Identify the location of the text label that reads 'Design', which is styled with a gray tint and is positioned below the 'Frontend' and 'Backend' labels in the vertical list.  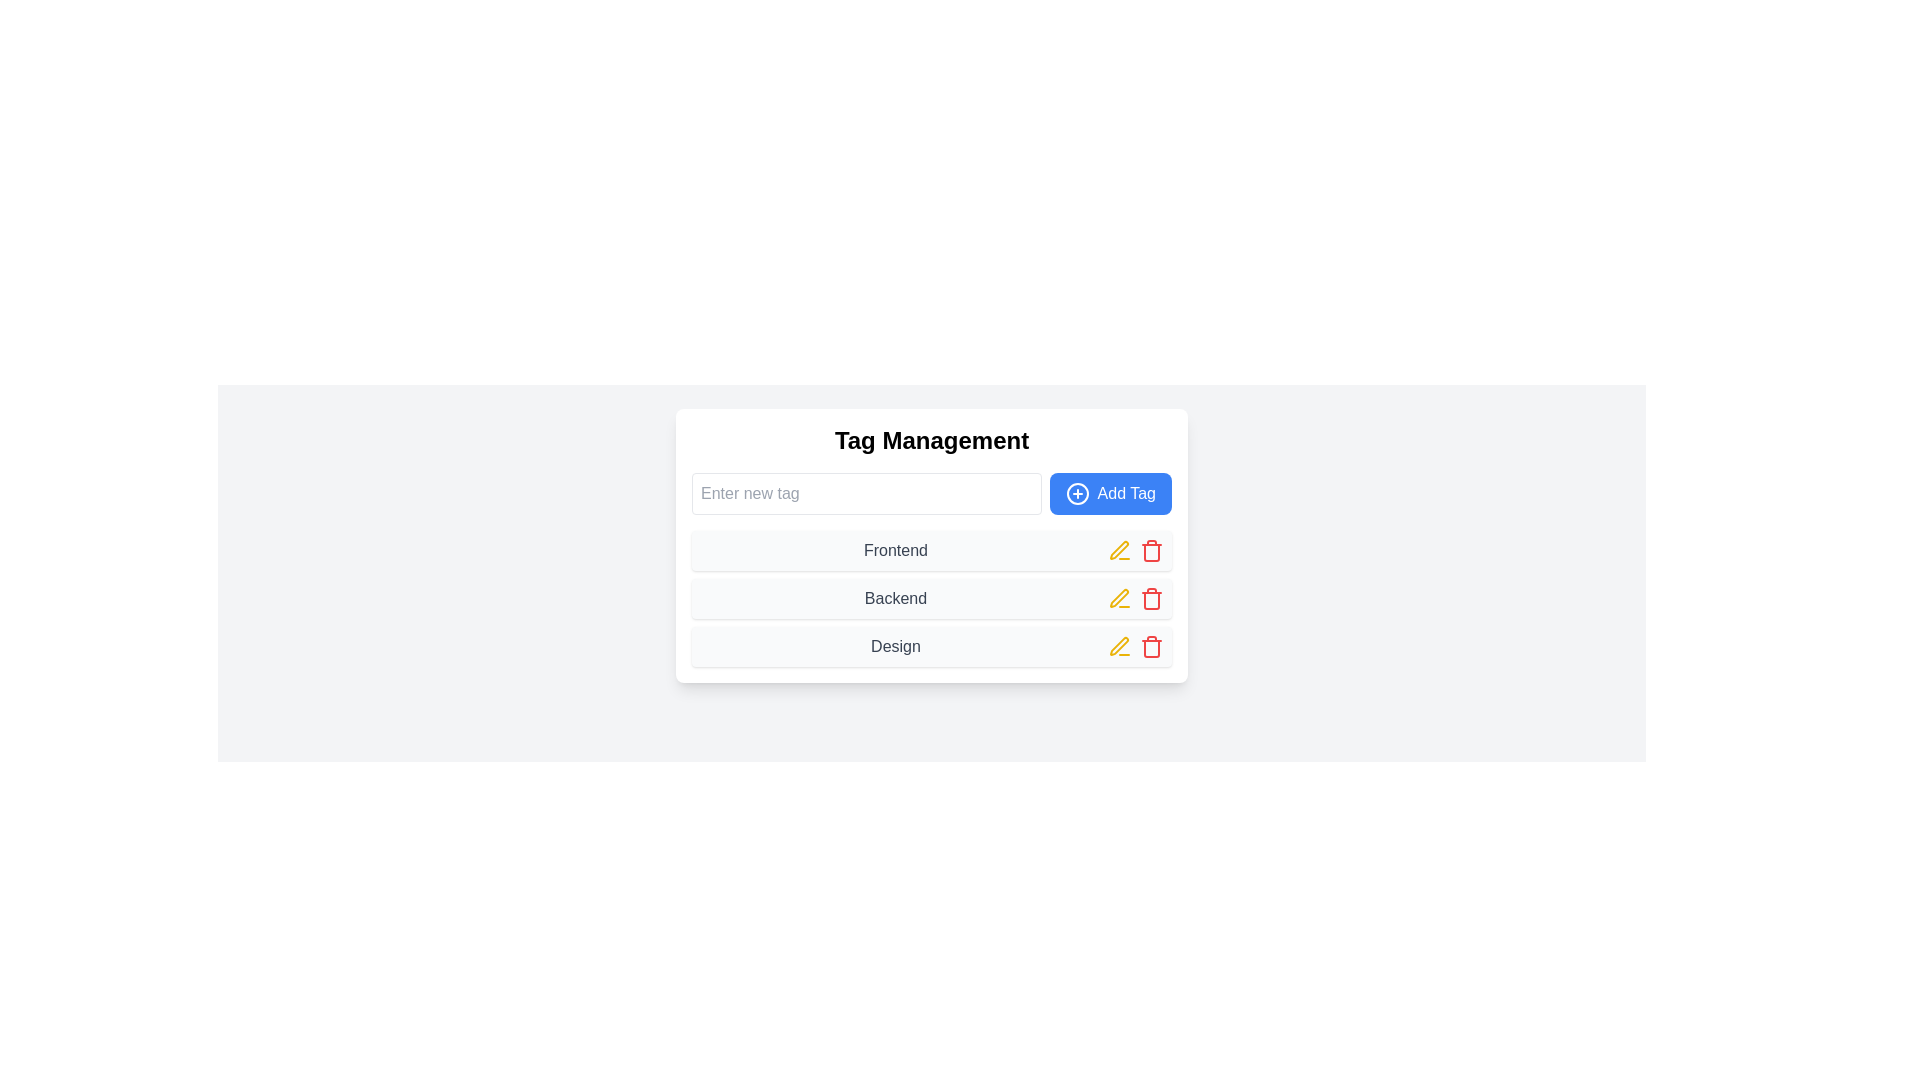
(895, 647).